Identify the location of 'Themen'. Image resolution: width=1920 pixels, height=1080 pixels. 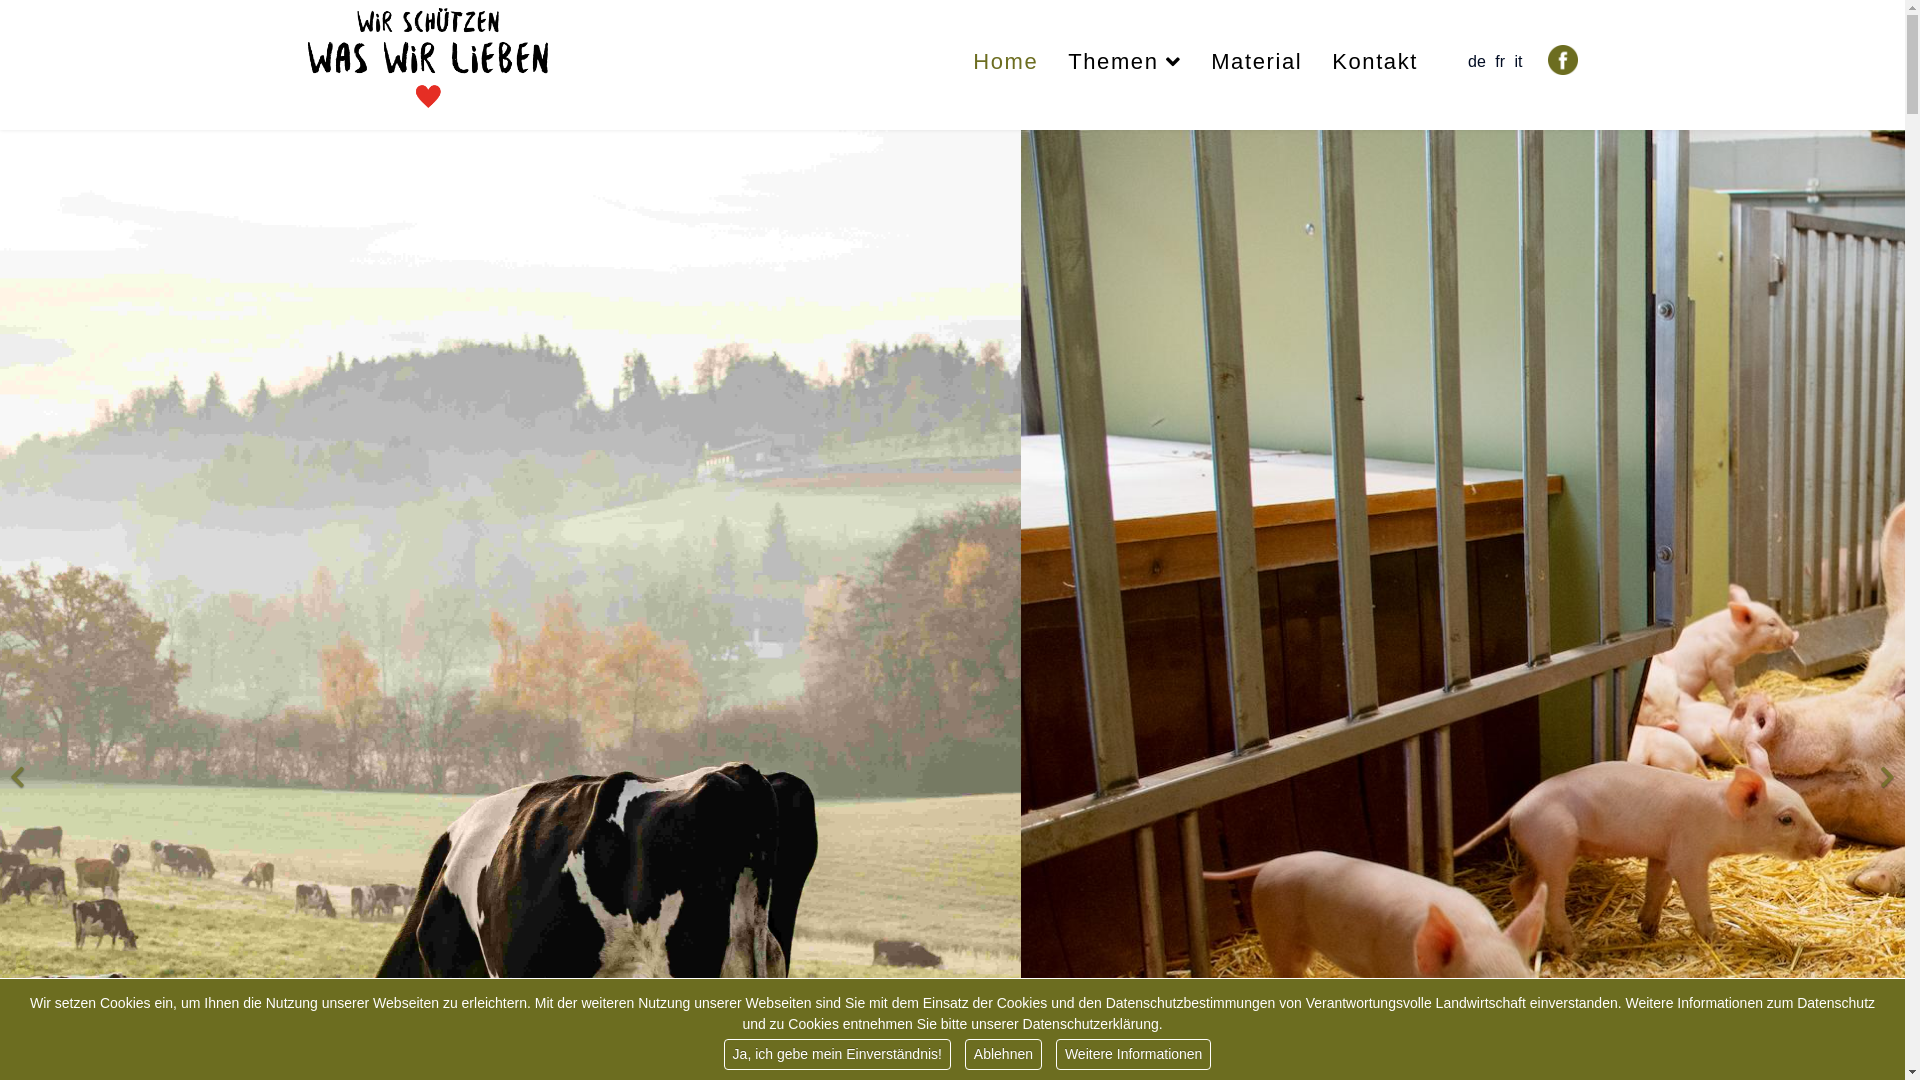
(1051, 60).